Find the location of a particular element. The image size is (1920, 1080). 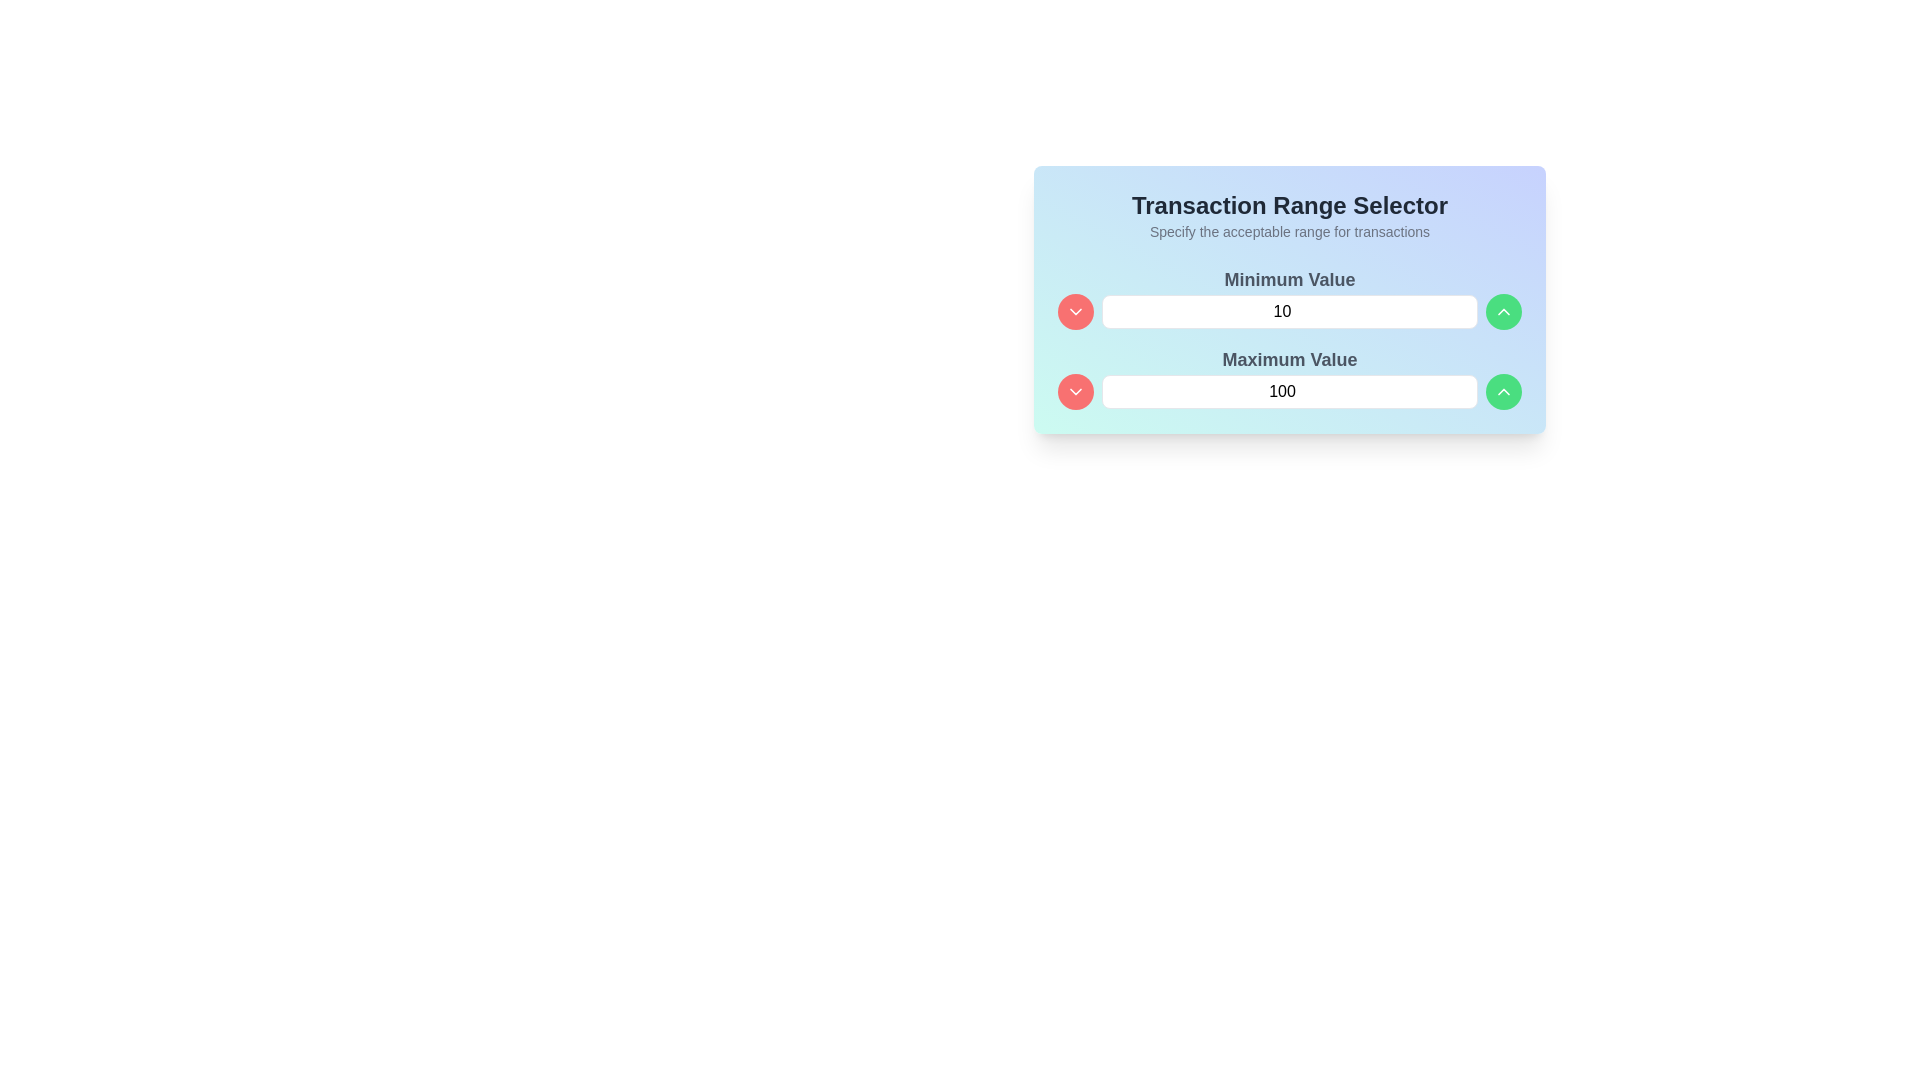

the chevron-down icon, which is a downward-pointing arrow on a circular red background, located at the bottom-left corner of the card interface associated with the 'Maximum Value' field is located at coordinates (1074, 312).